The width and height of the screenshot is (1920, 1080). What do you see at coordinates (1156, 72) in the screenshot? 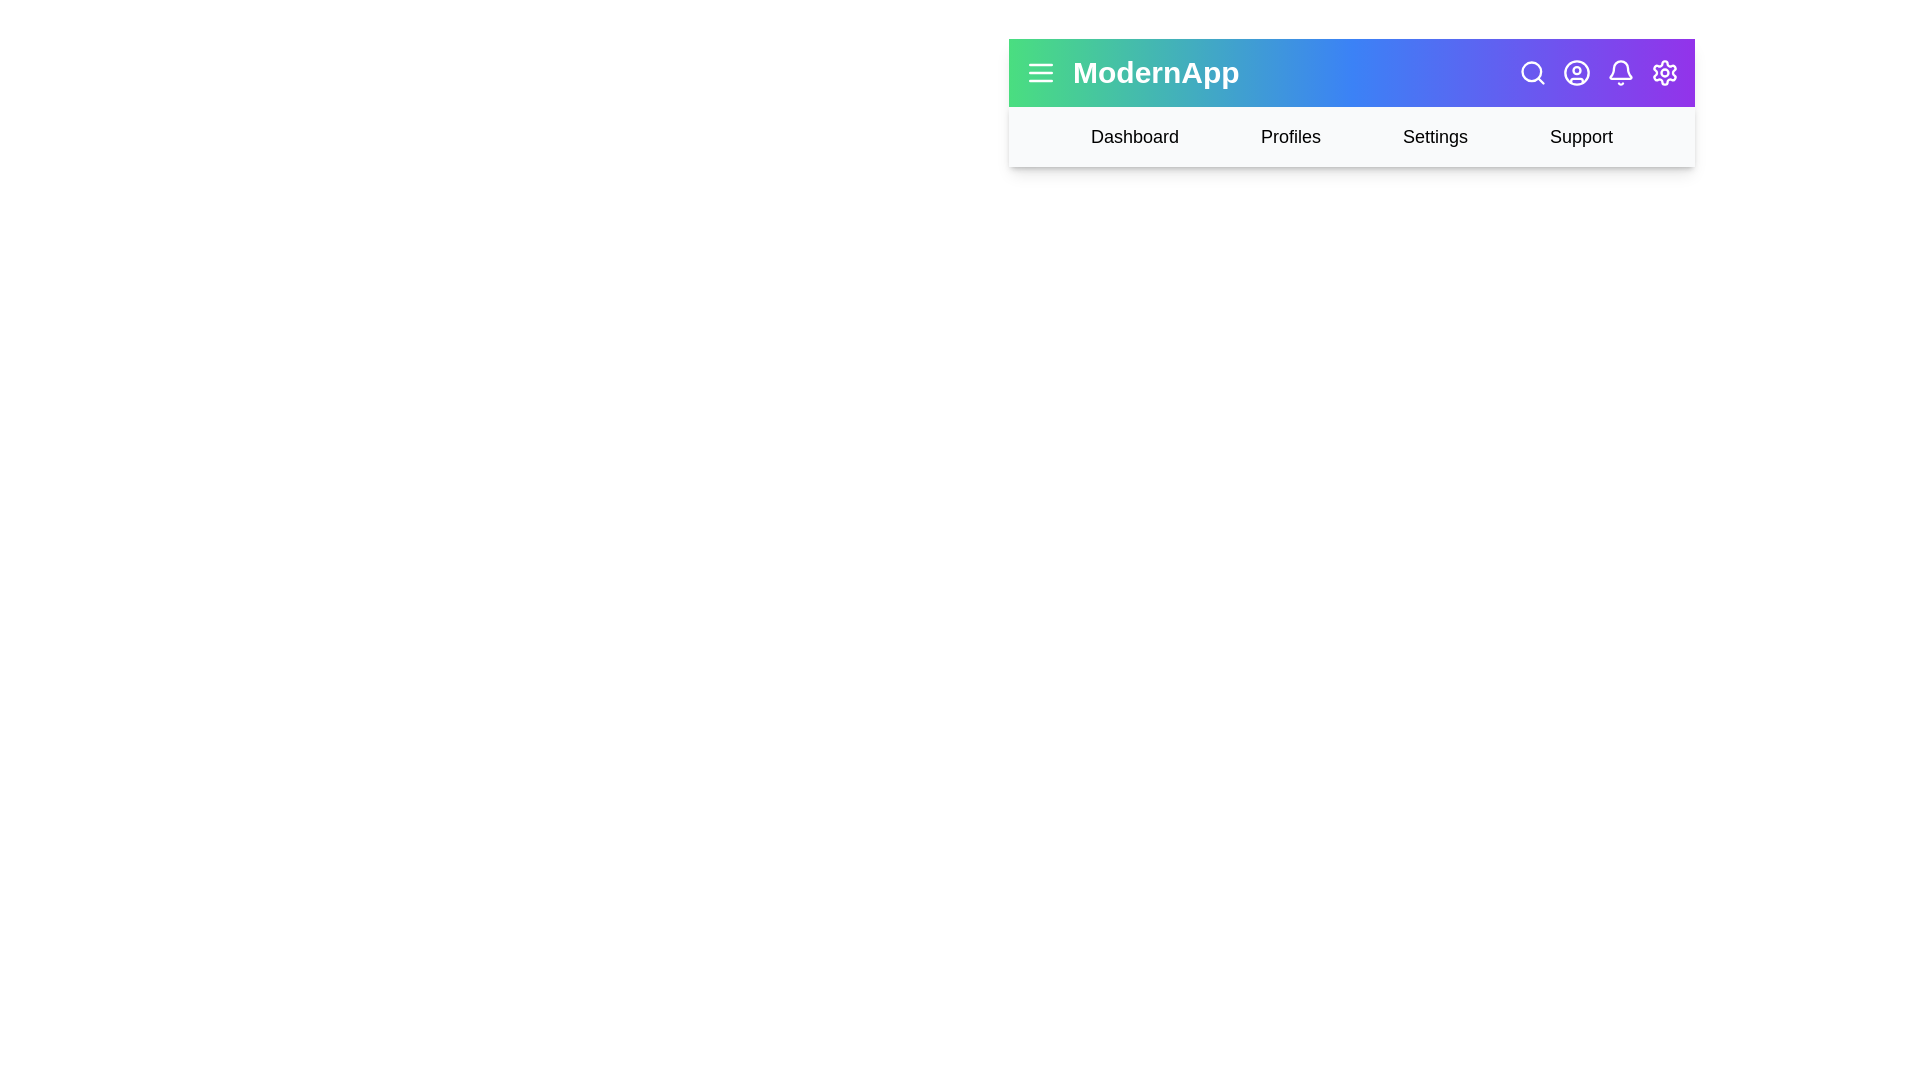
I see `the 'ModernApp' text in the header to select or highlight it` at bounding box center [1156, 72].